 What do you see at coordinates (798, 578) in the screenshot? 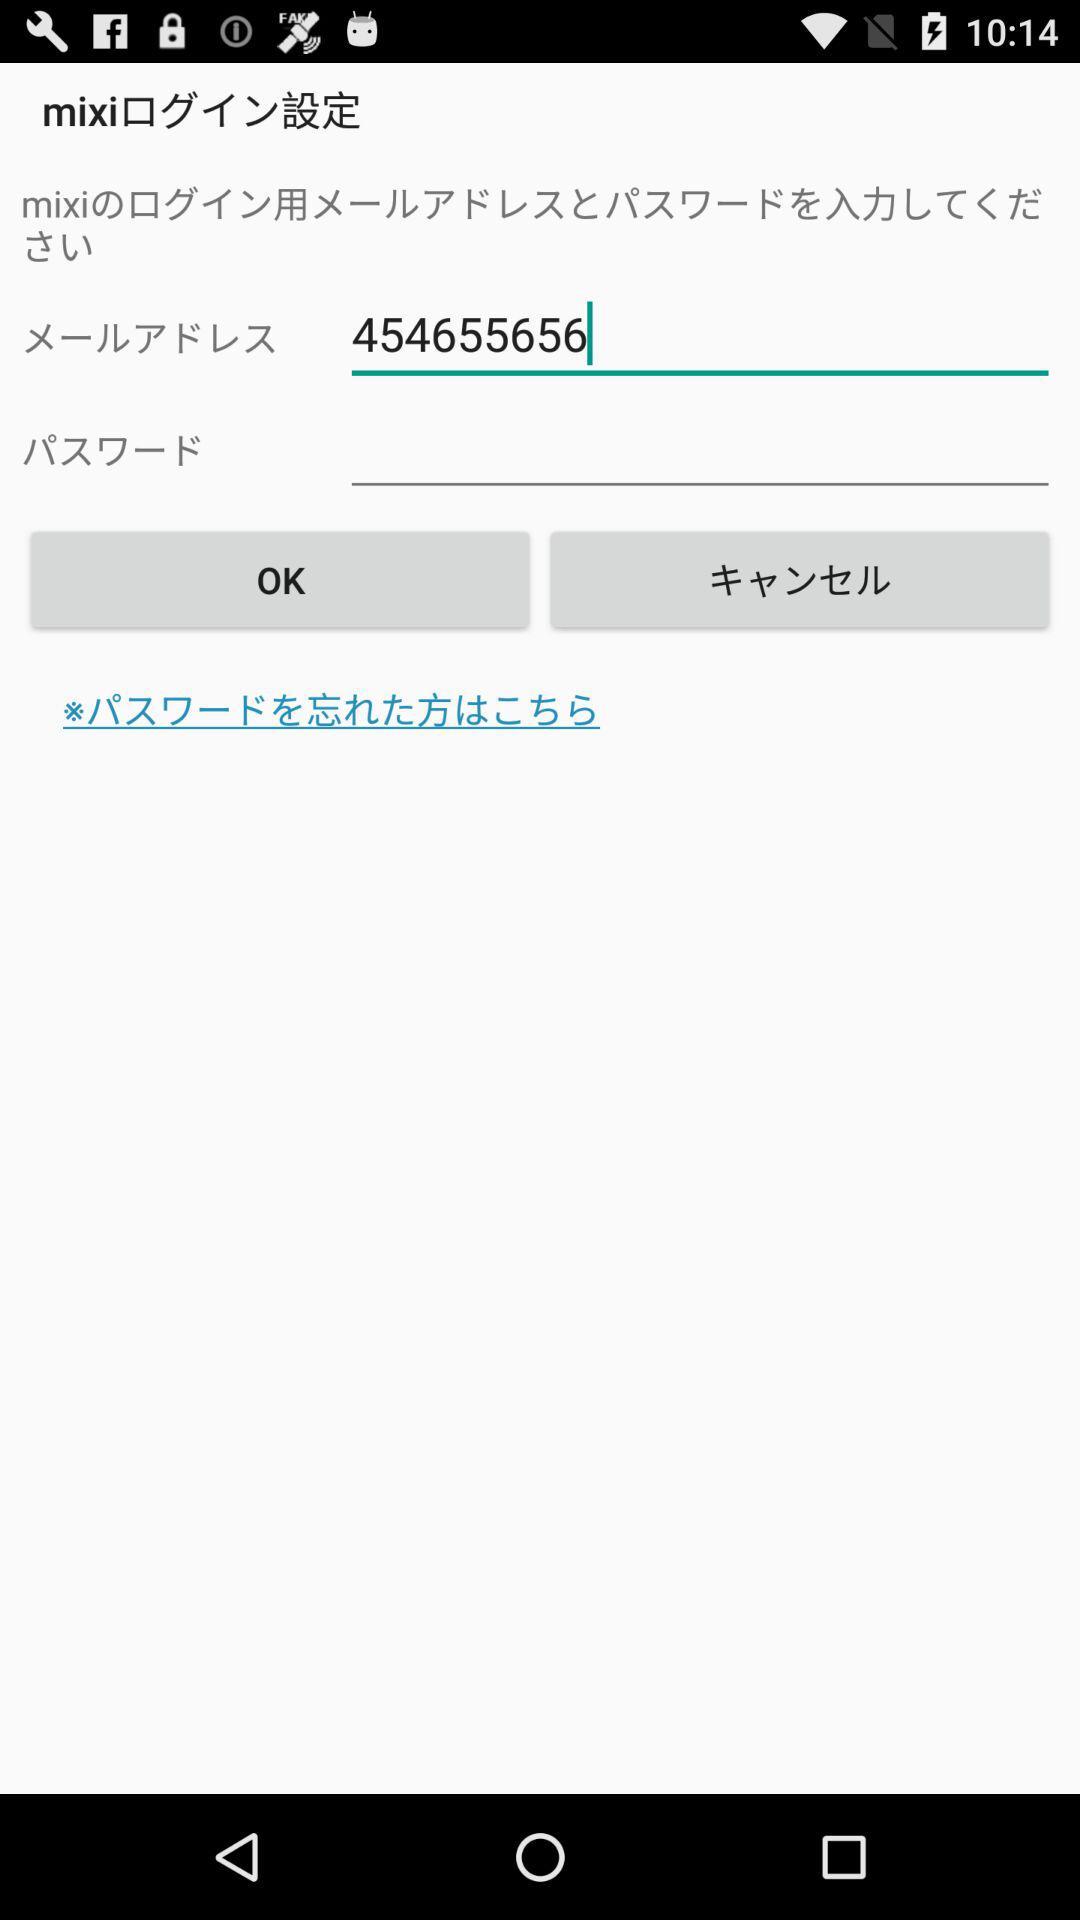
I see `icon next to ok icon` at bounding box center [798, 578].